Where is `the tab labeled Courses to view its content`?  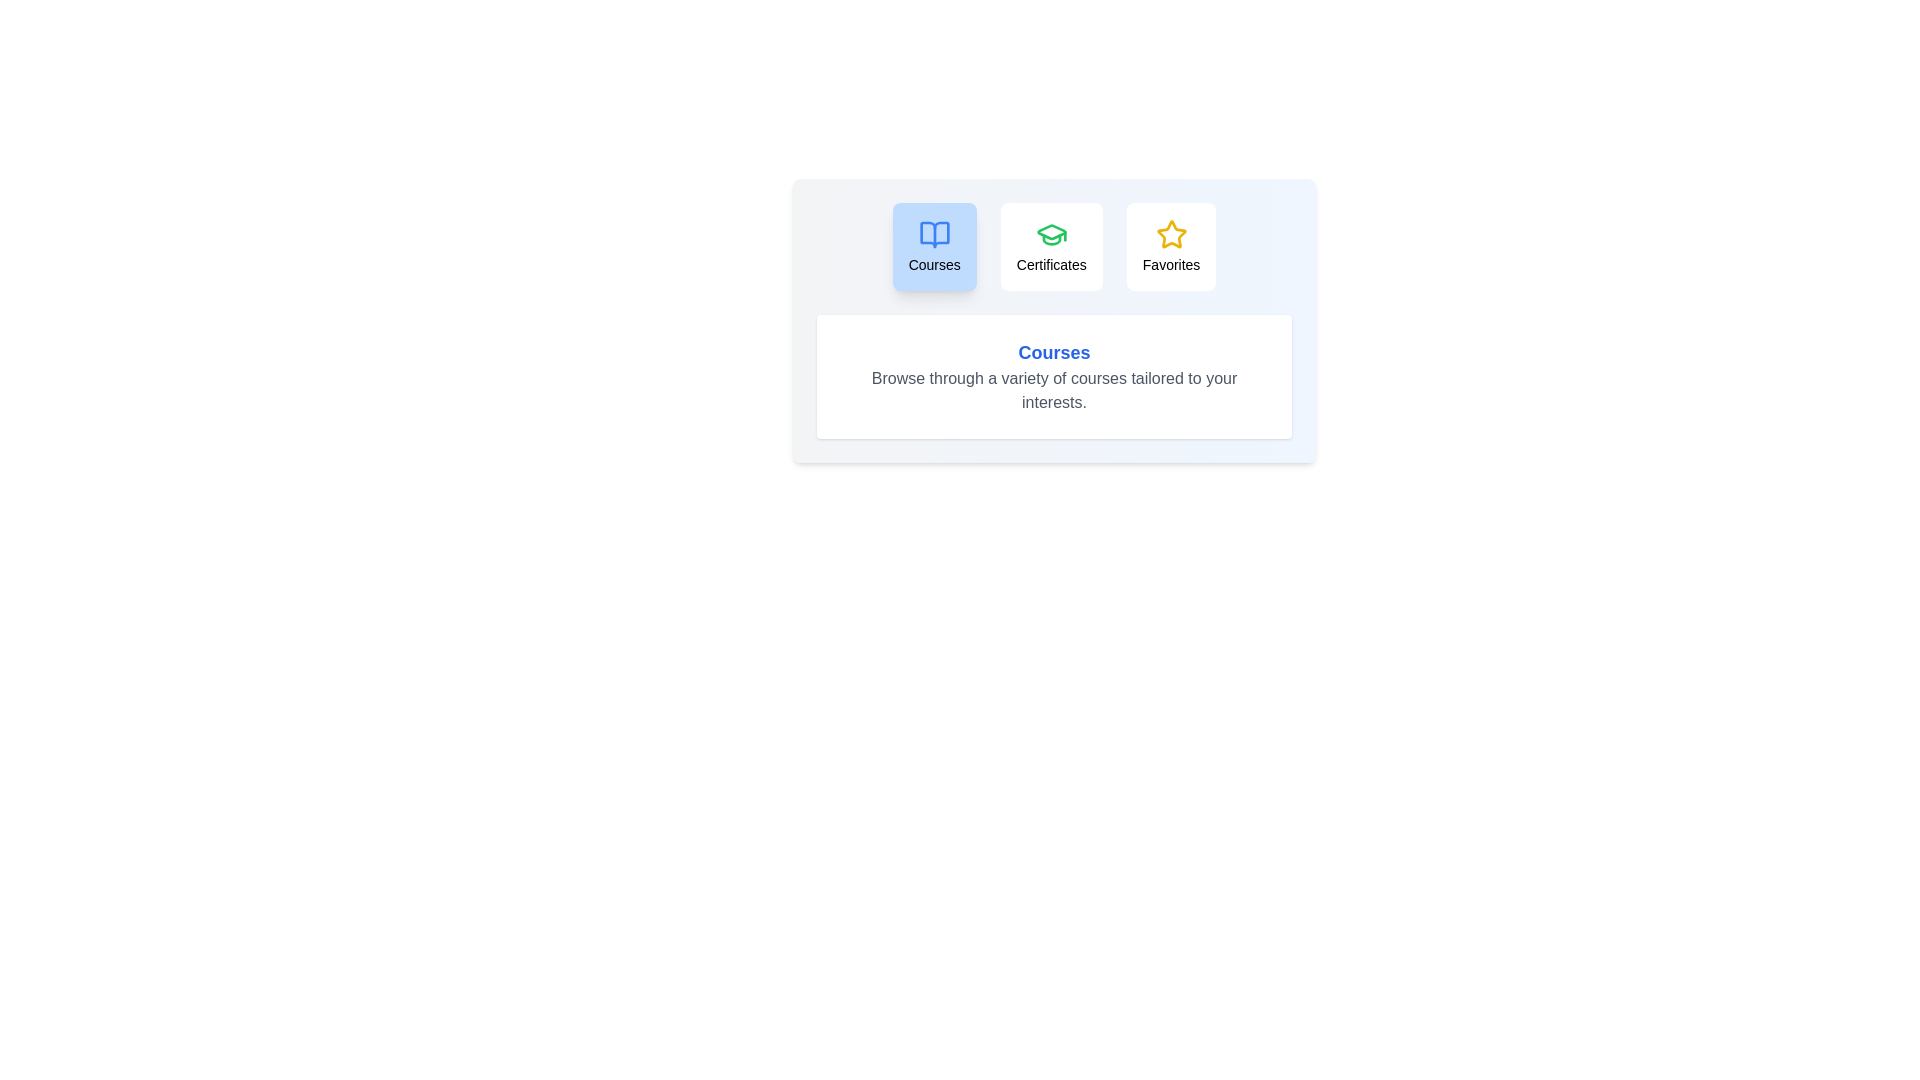
the tab labeled Courses to view its content is located at coordinates (933, 245).